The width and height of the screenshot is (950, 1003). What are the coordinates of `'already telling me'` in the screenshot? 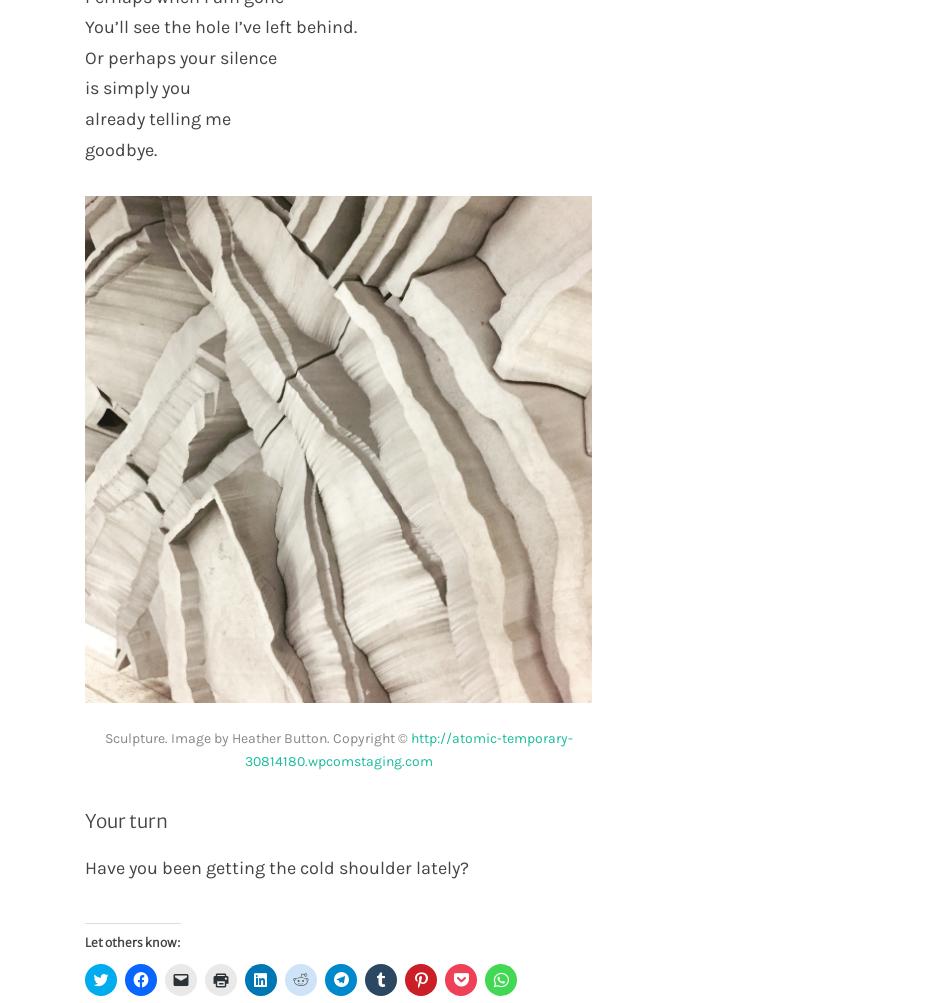 It's located at (157, 116).